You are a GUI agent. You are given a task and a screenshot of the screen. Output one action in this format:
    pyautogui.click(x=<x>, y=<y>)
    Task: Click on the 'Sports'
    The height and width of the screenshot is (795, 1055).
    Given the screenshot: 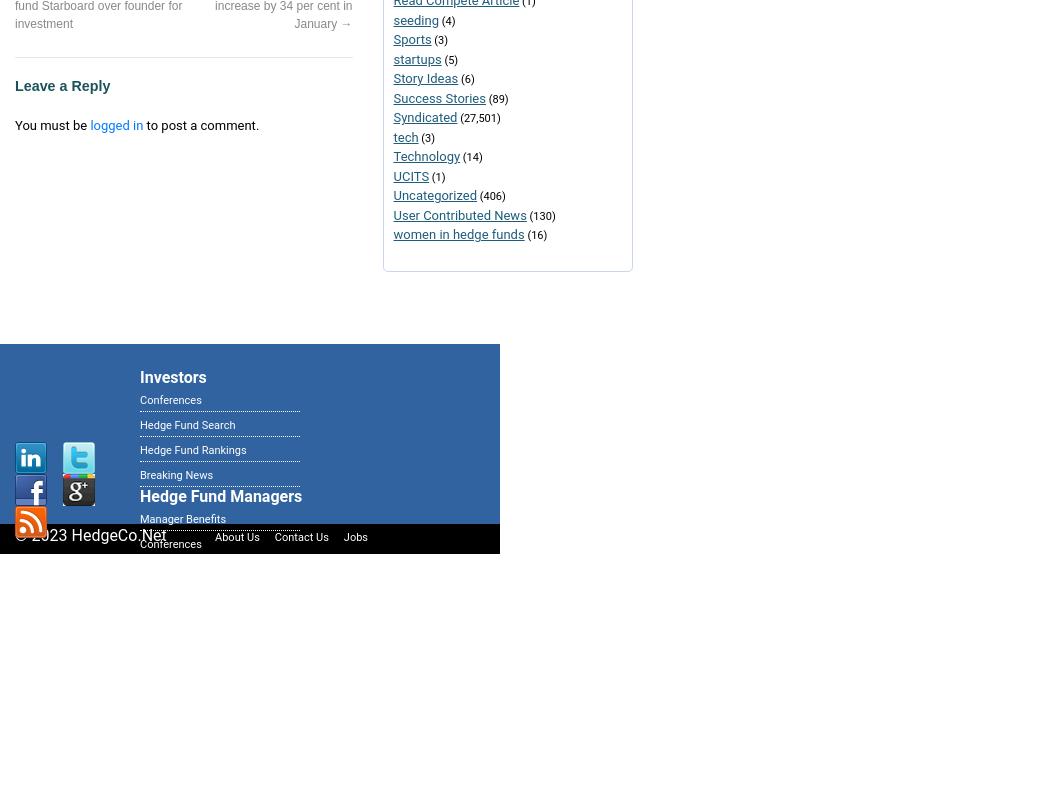 What is the action you would take?
    pyautogui.click(x=392, y=39)
    